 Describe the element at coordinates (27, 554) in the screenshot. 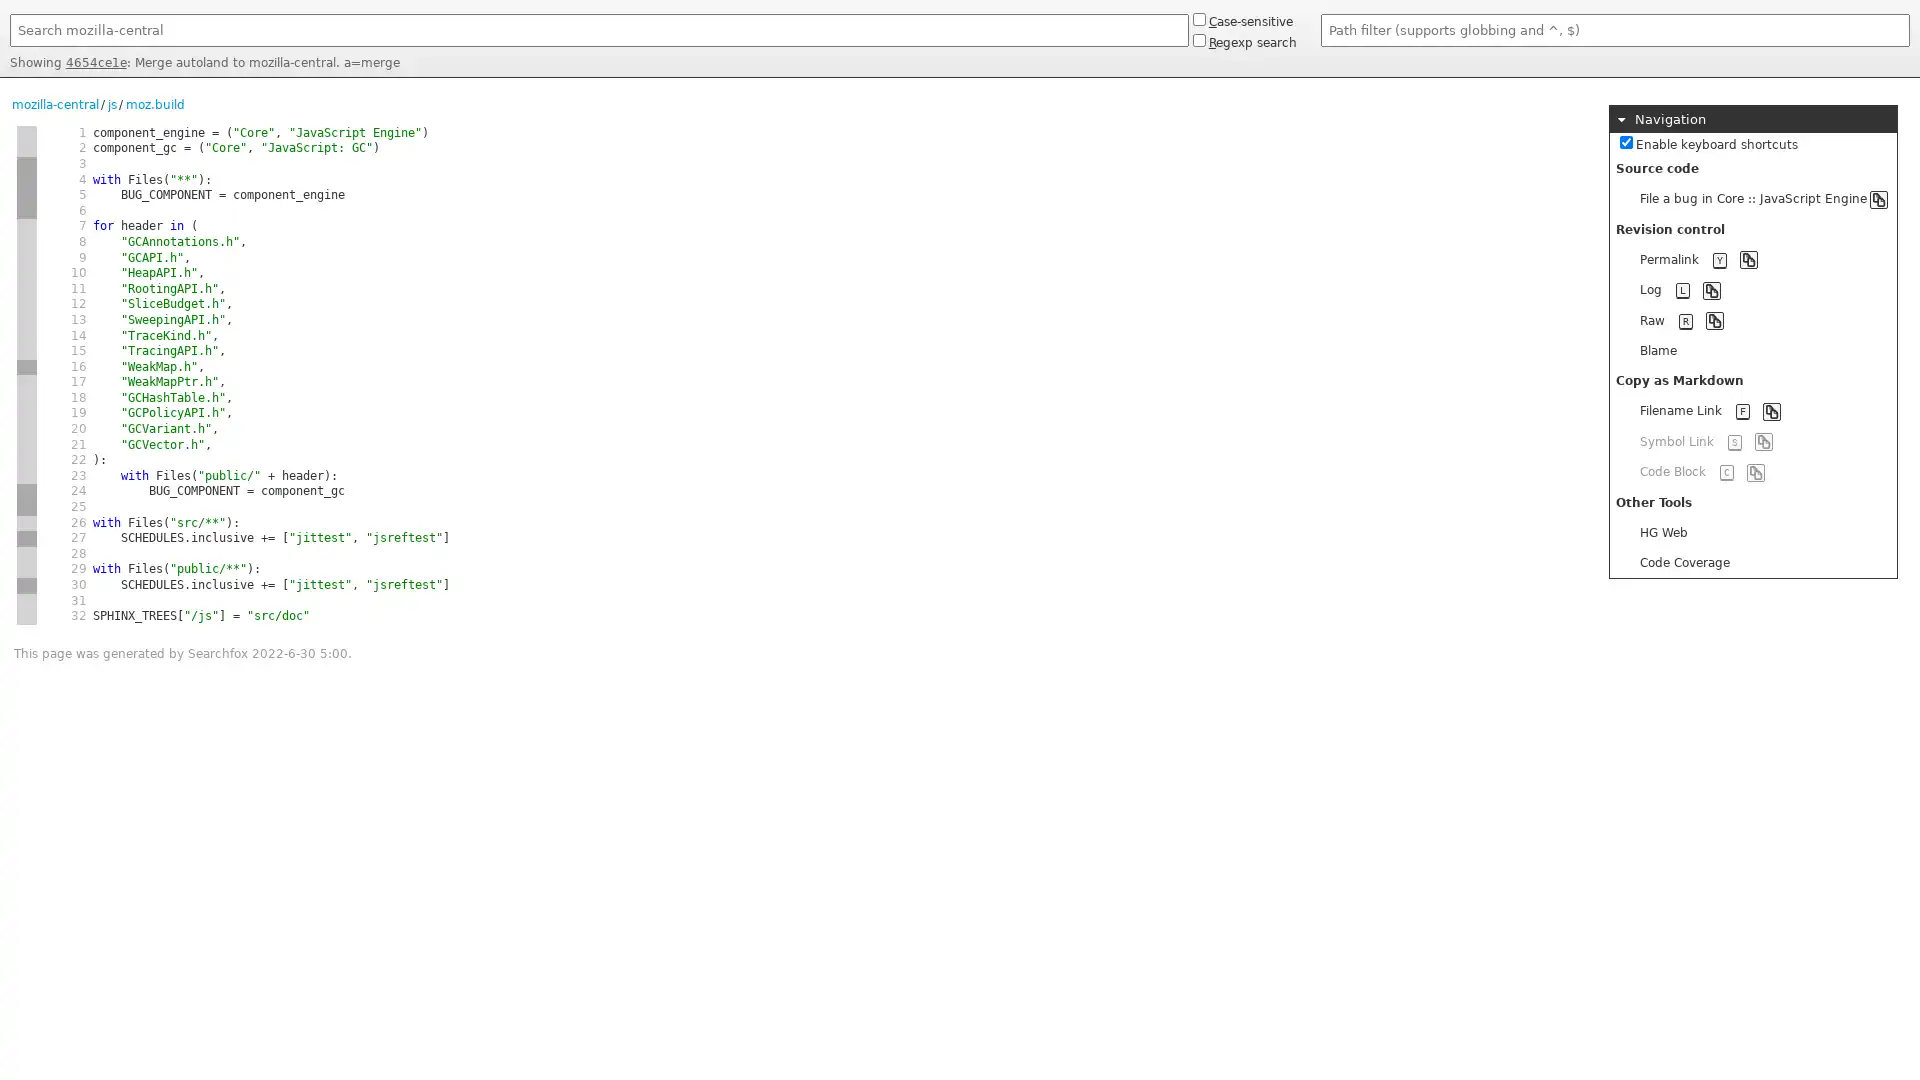

I see `new hash 4` at that location.